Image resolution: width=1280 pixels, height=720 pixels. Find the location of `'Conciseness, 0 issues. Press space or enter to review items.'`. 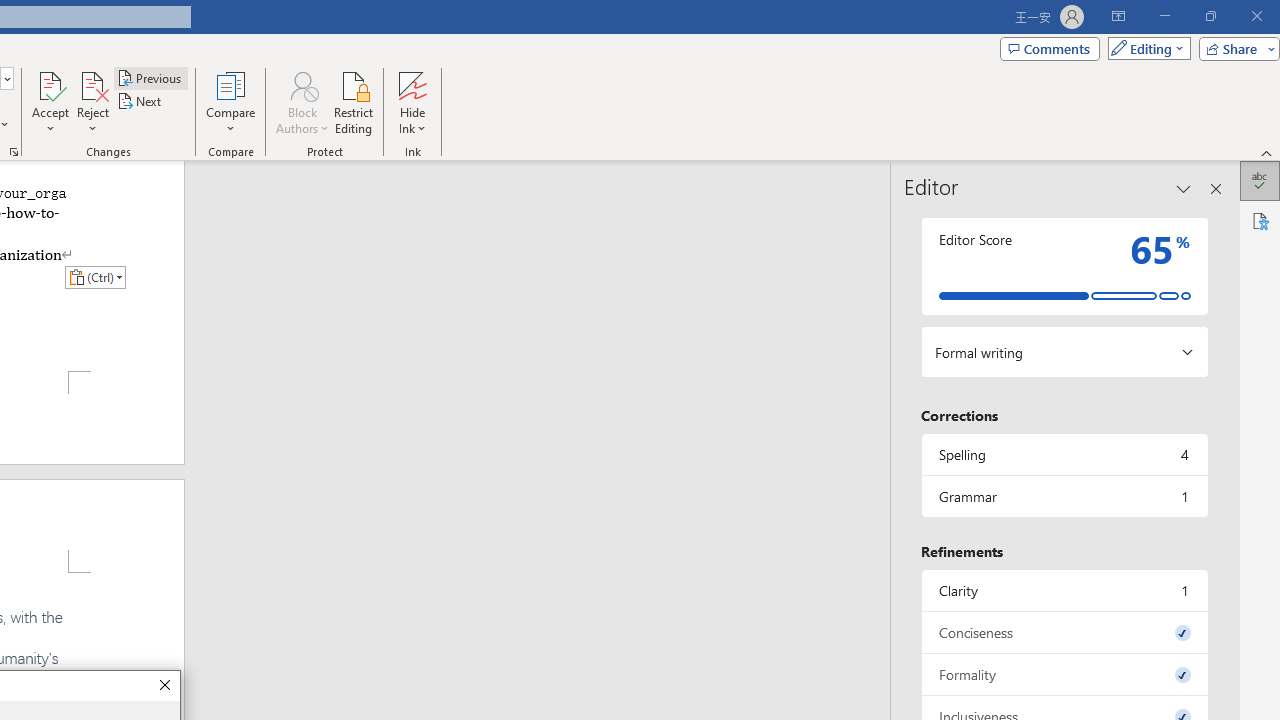

'Conciseness, 0 issues. Press space or enter to review items.' is located at coordinates (1063, 632).